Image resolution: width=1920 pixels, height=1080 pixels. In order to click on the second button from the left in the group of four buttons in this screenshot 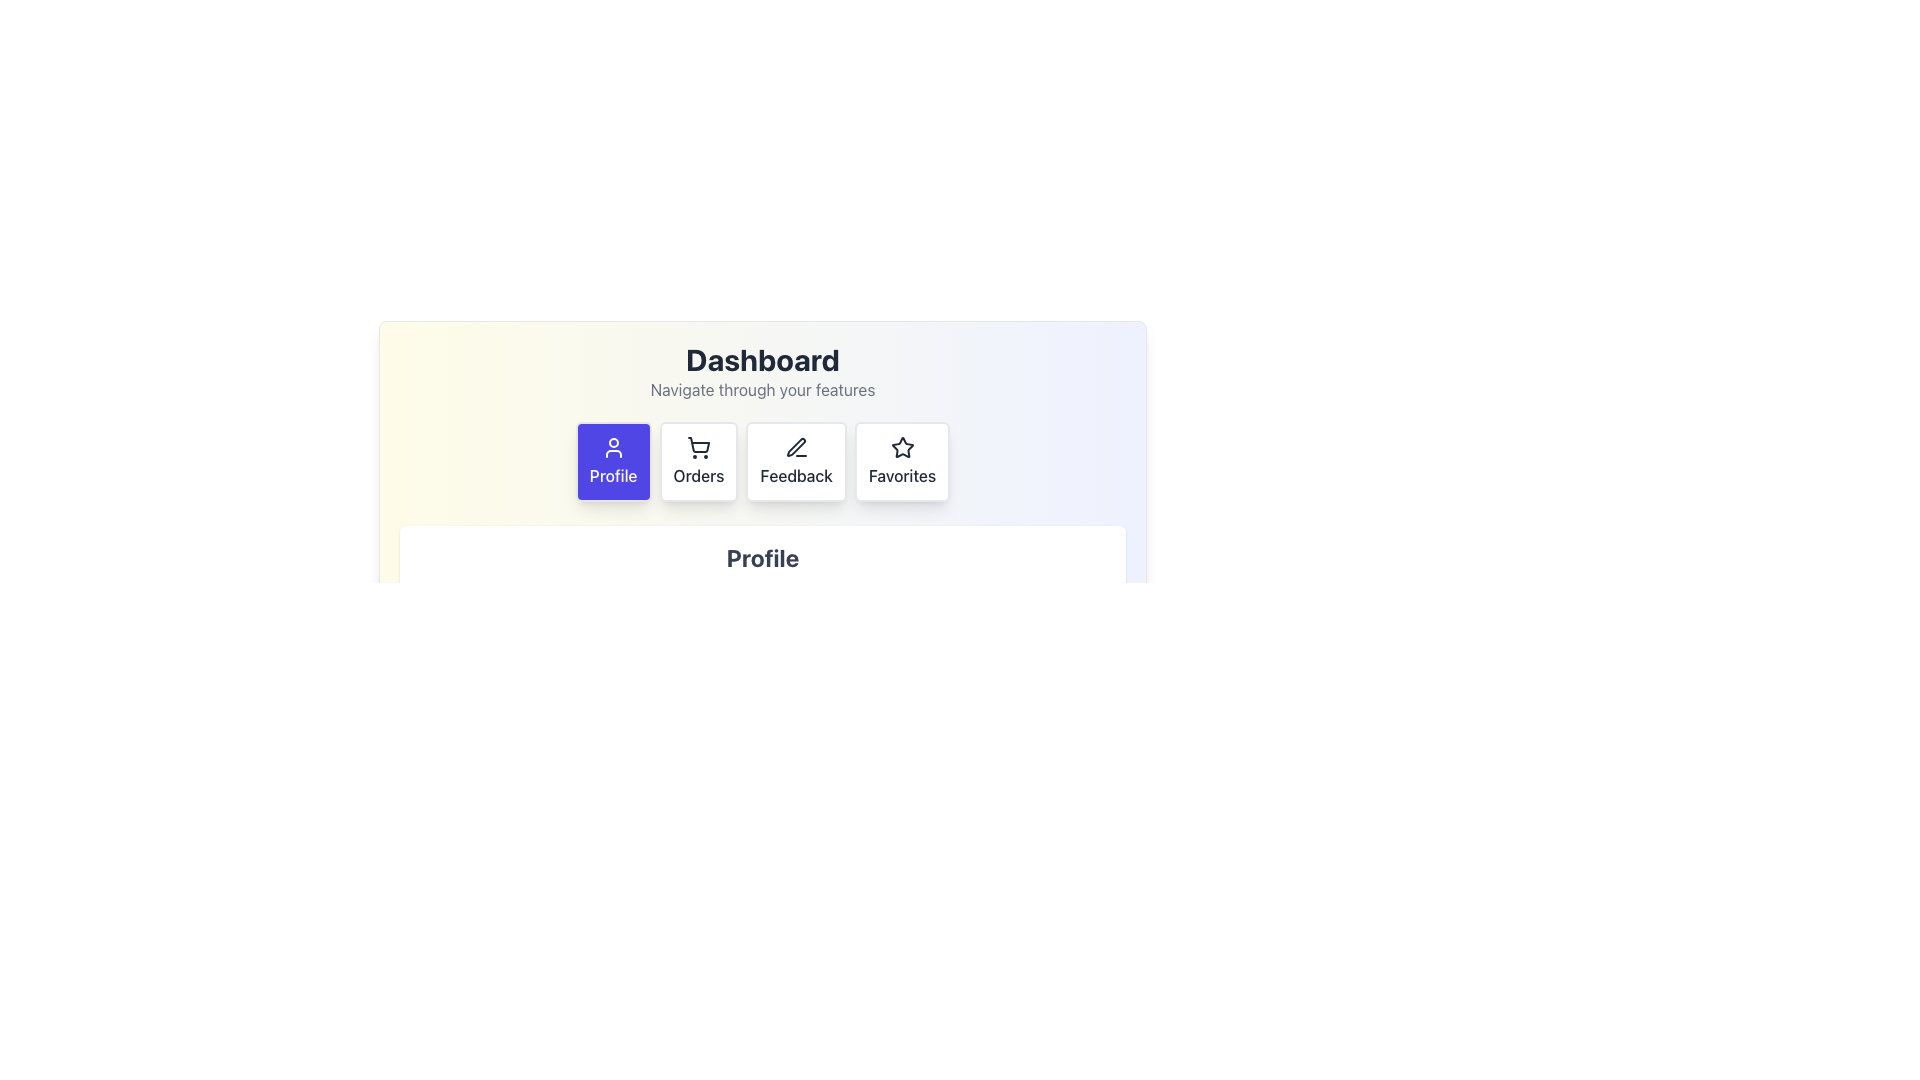, I will do `click(698, 462)`.